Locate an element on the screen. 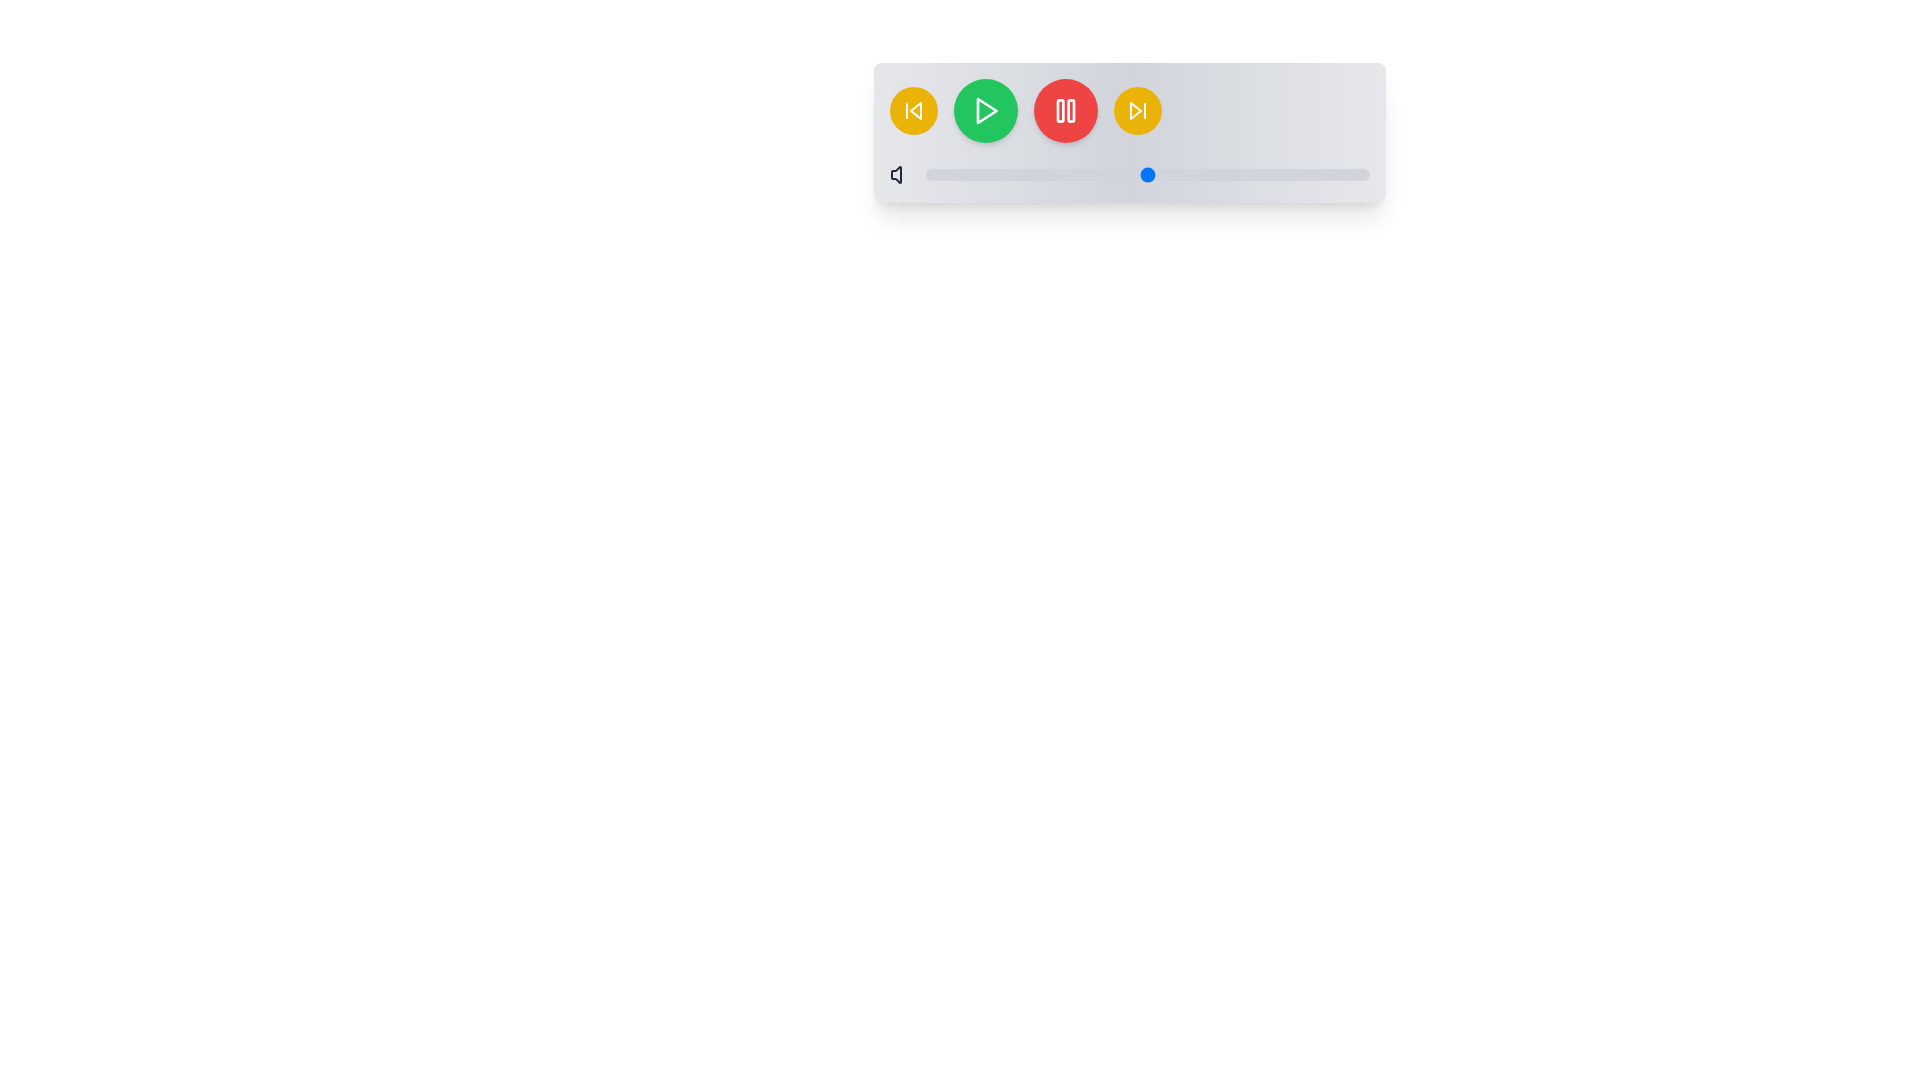  the circular red button with white pause icons is located at coordinates (1064, 111).